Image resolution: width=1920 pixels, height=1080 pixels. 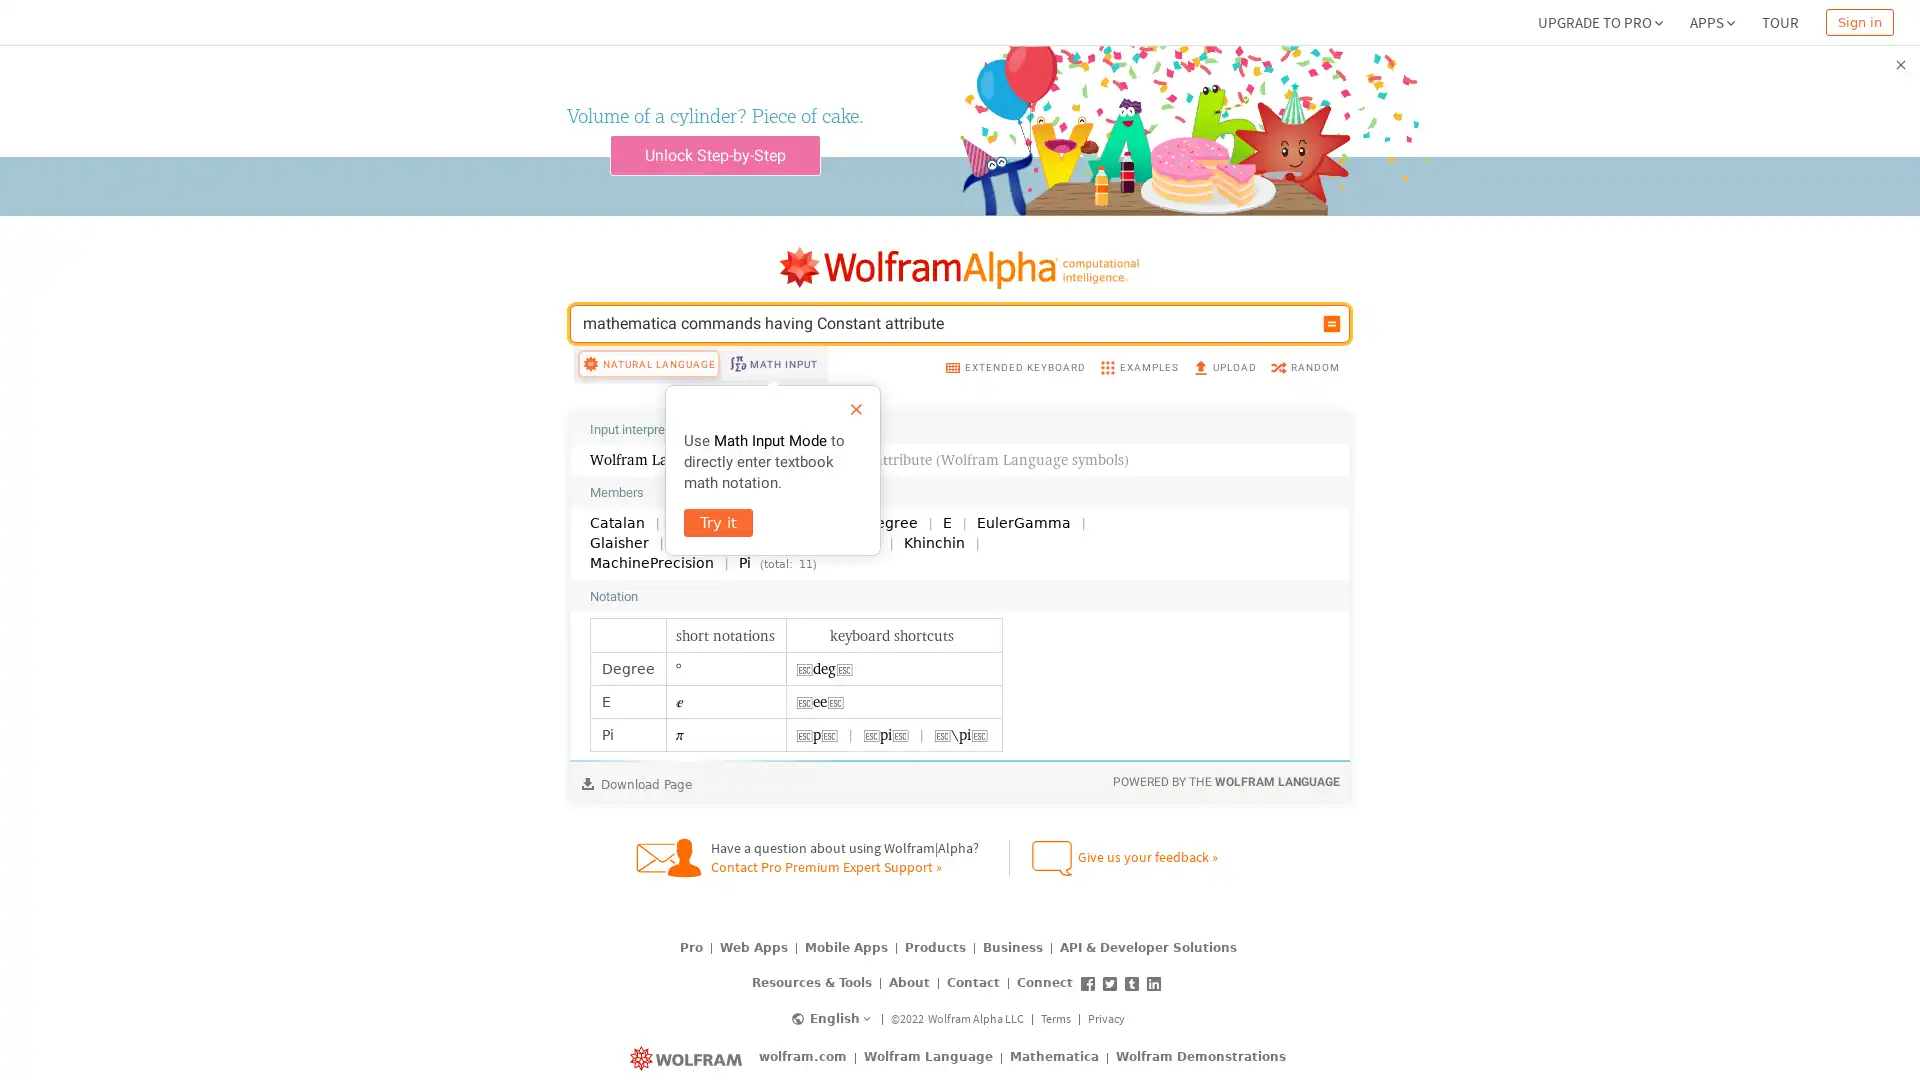 I want to click on EXTENDED KEYBOARD, so click(x=1014, y=405).